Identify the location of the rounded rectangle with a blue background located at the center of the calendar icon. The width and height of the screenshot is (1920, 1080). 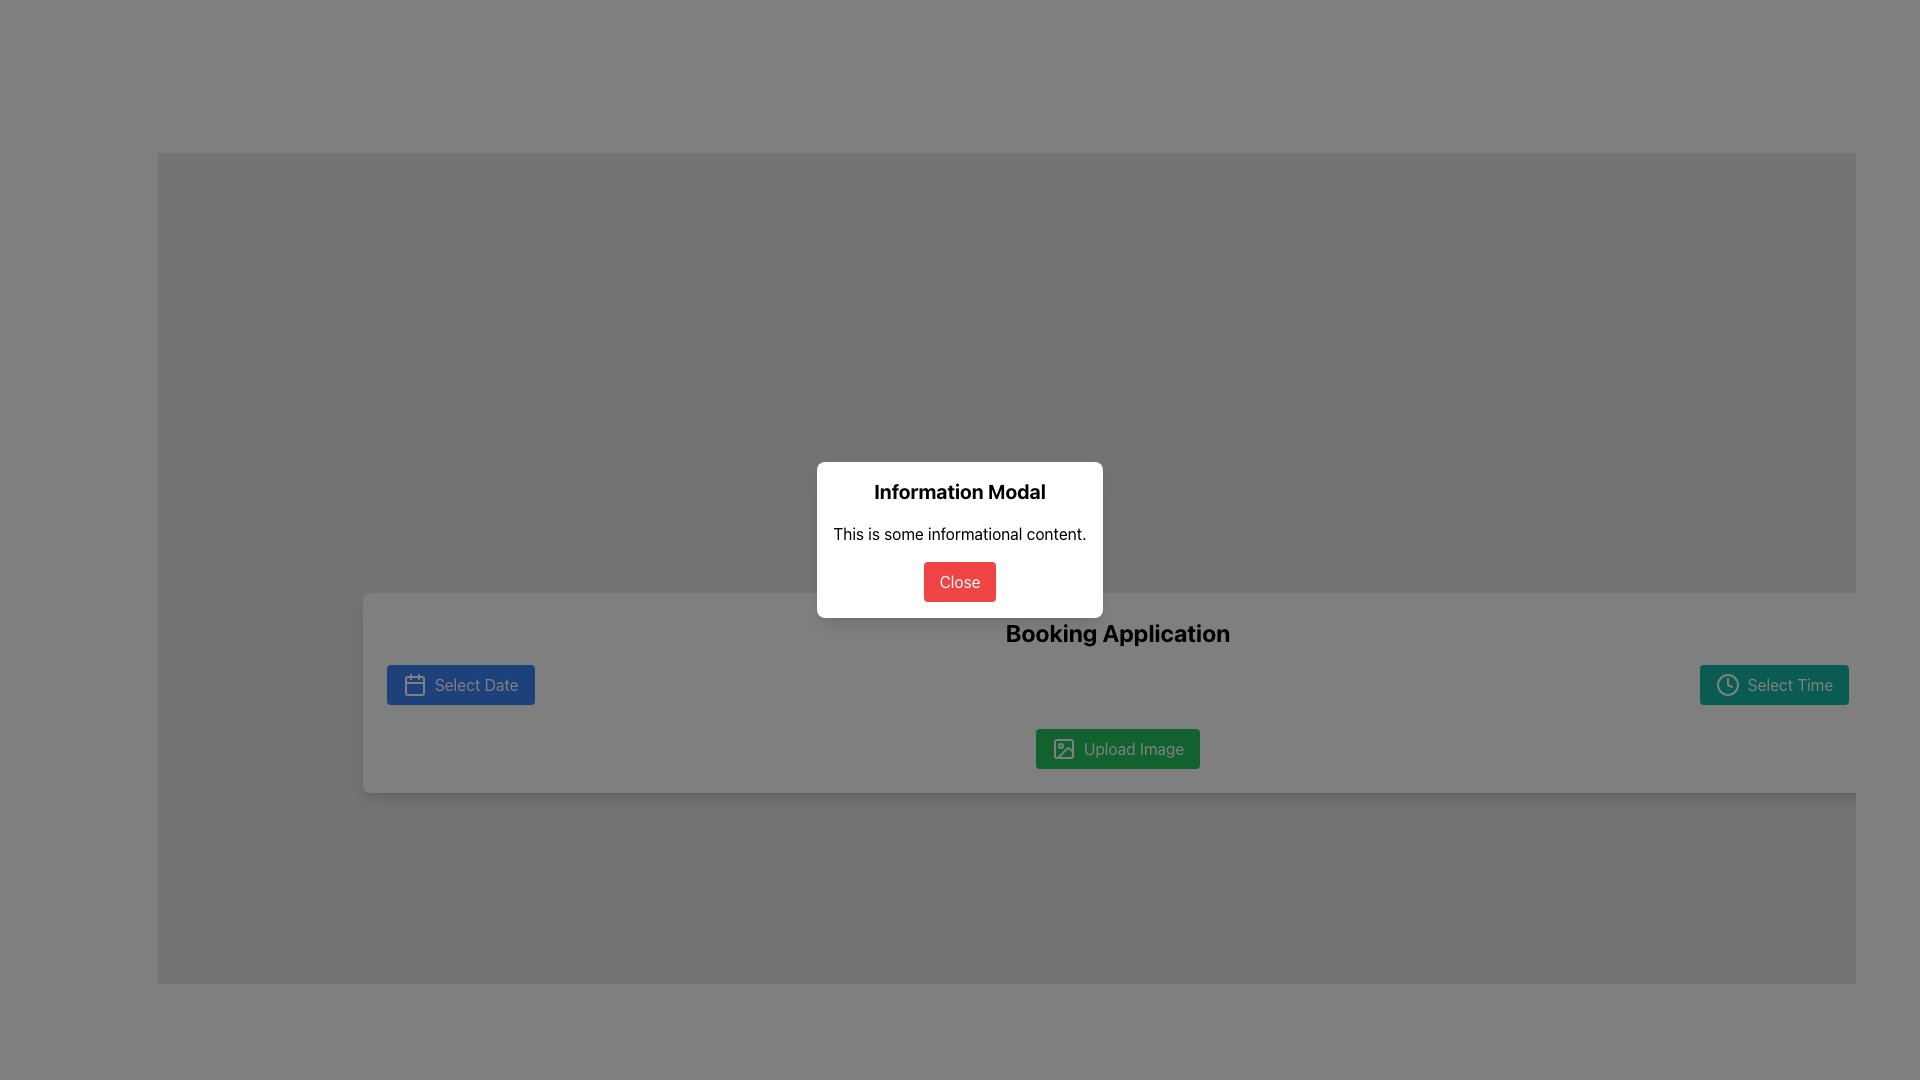
(413, 685).